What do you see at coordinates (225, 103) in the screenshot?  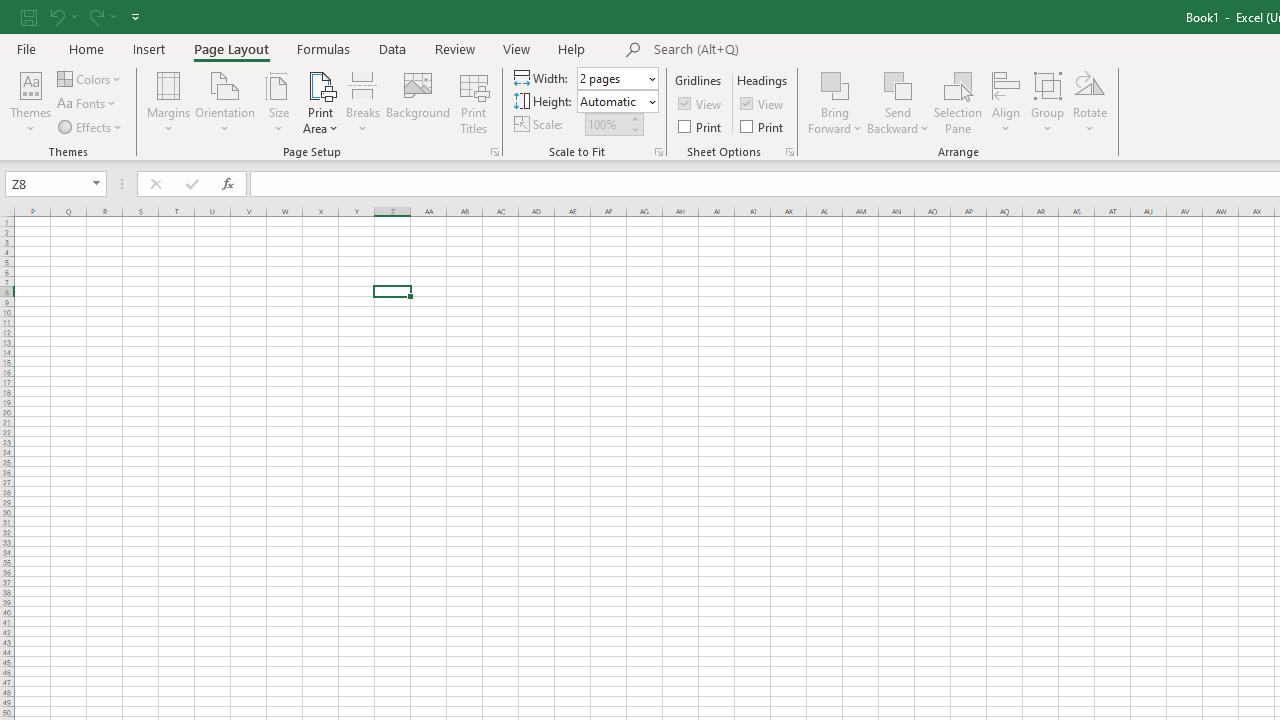 I see `'Orientation'` at bounding box center [225, 103].